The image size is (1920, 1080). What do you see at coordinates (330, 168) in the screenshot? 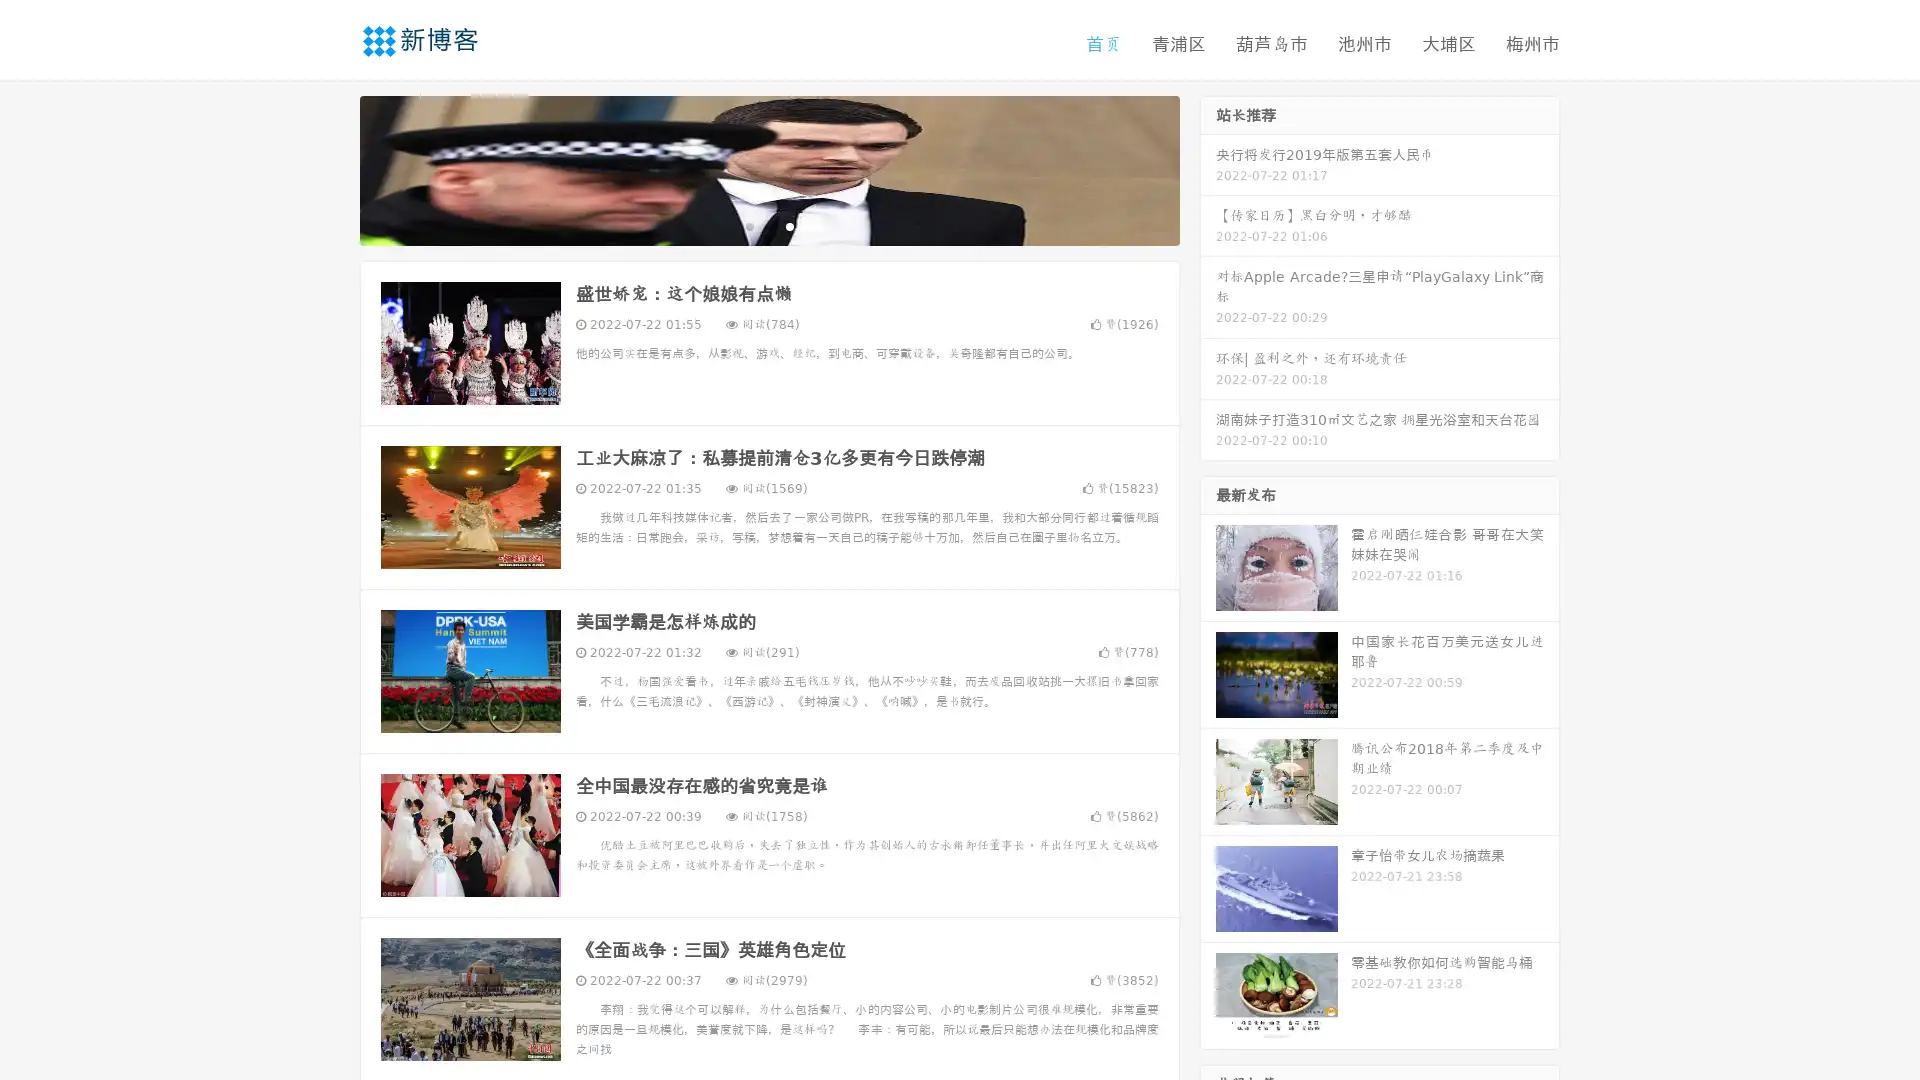
I see `Previous slide` at bounding box center [330, 168].